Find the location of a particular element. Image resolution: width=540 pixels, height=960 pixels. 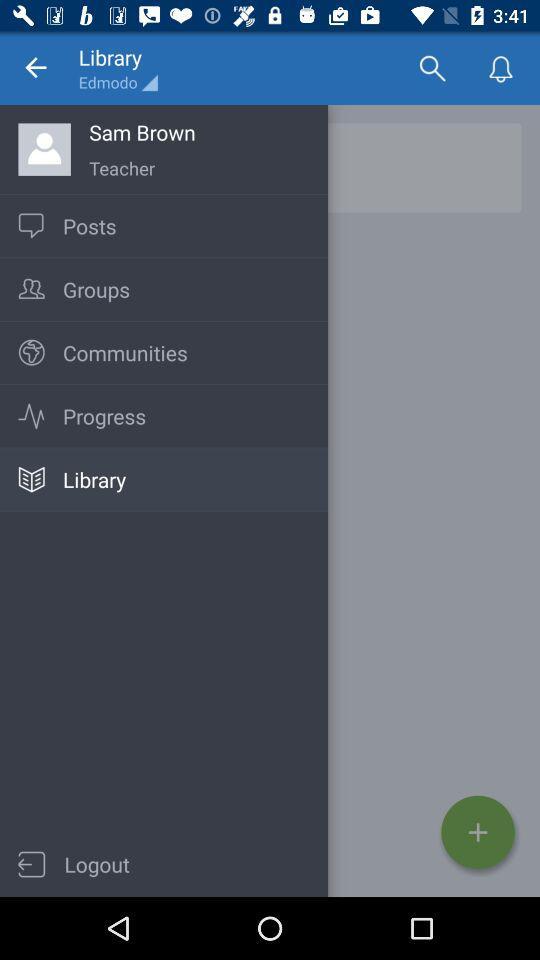

the add icon is located at coordinates (477, 832).